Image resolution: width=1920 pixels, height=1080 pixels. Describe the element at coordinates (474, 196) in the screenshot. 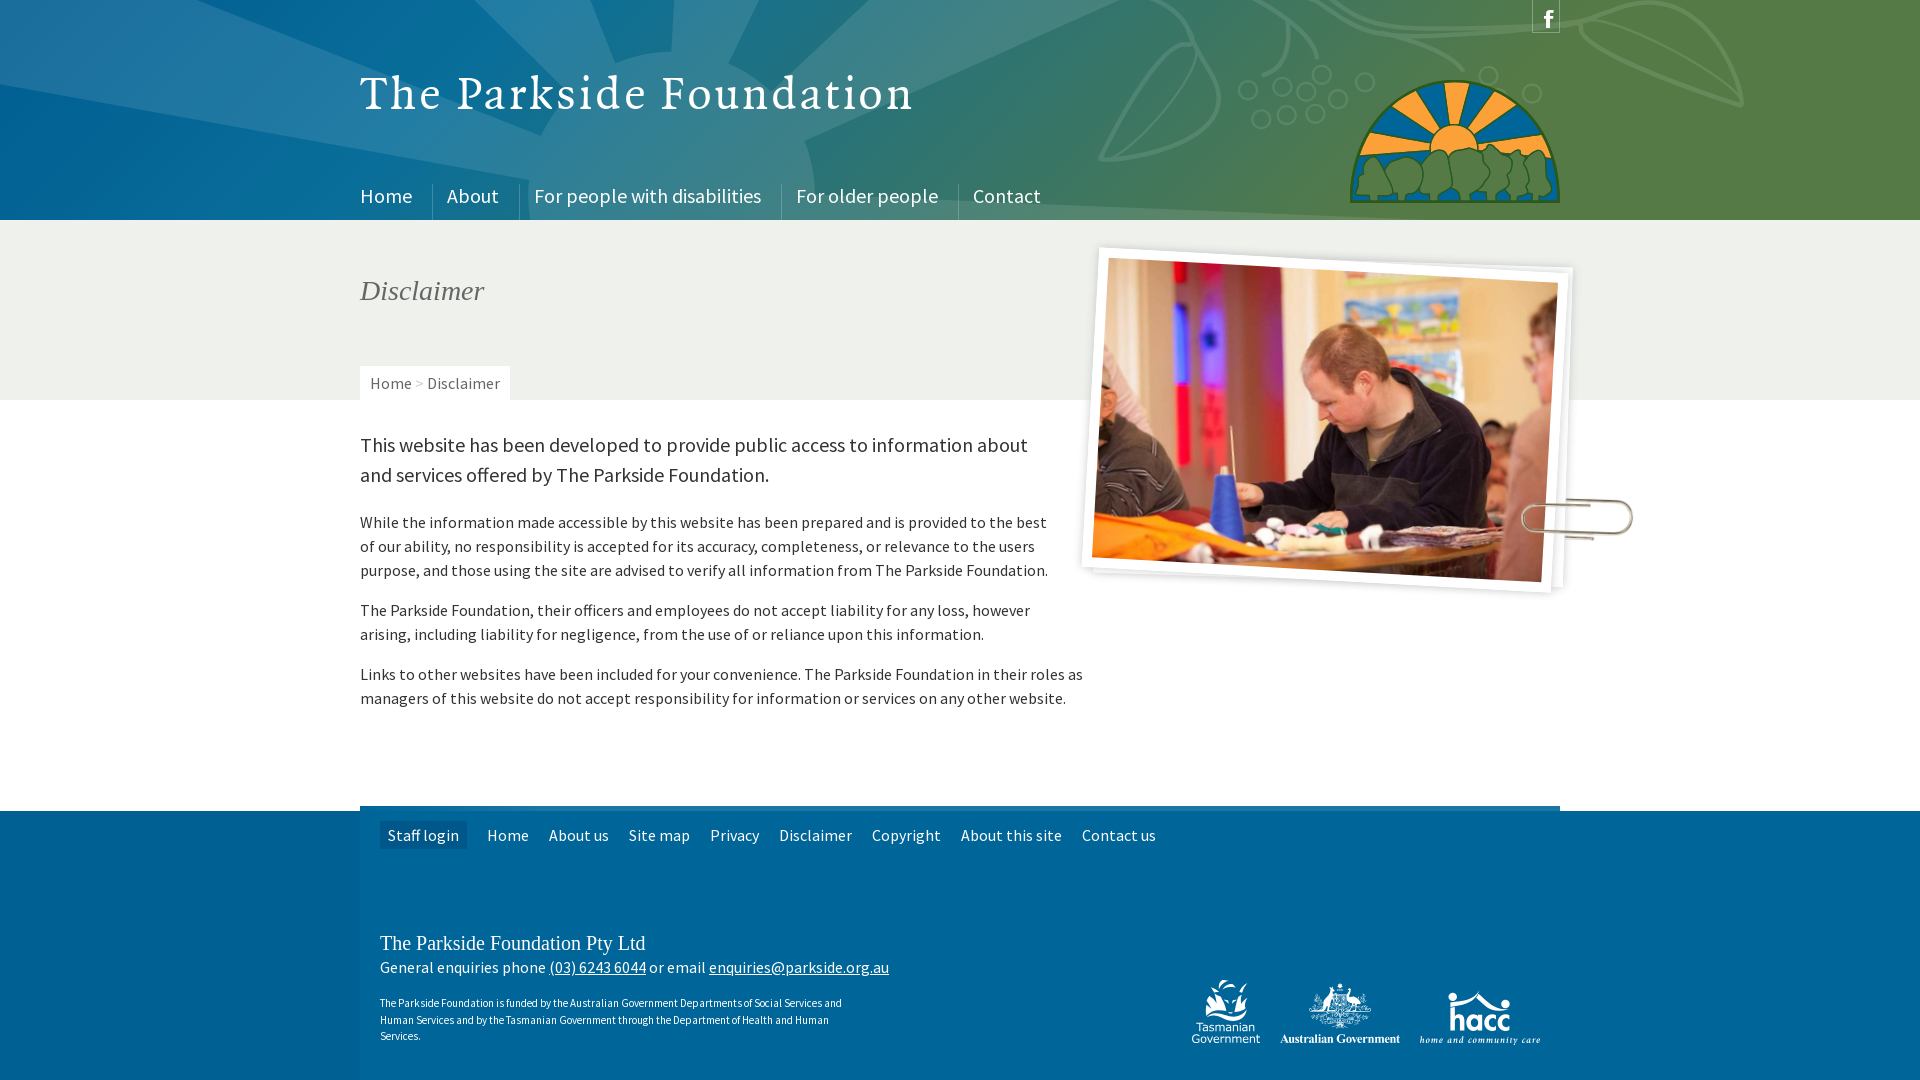

I see `'About'` at that location.